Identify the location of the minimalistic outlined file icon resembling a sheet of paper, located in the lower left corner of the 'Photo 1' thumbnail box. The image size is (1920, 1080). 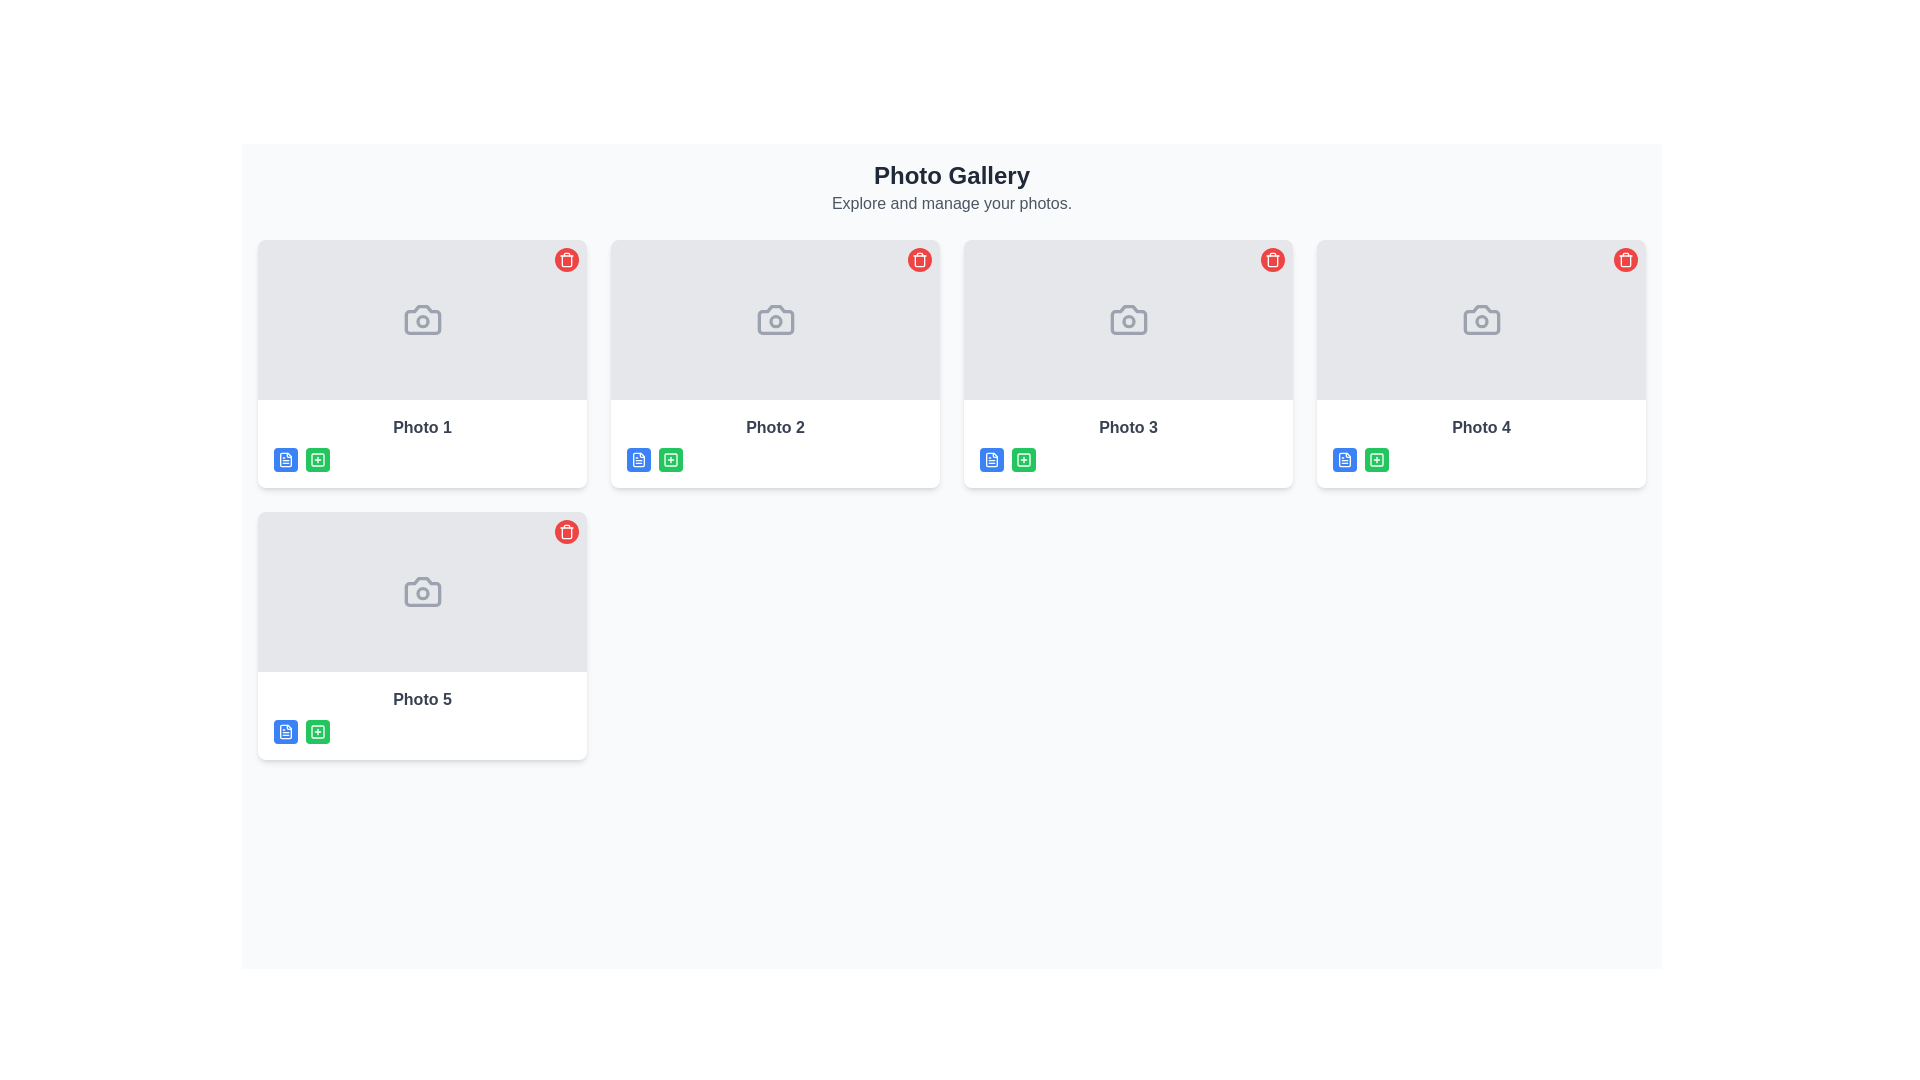
(285, 459).